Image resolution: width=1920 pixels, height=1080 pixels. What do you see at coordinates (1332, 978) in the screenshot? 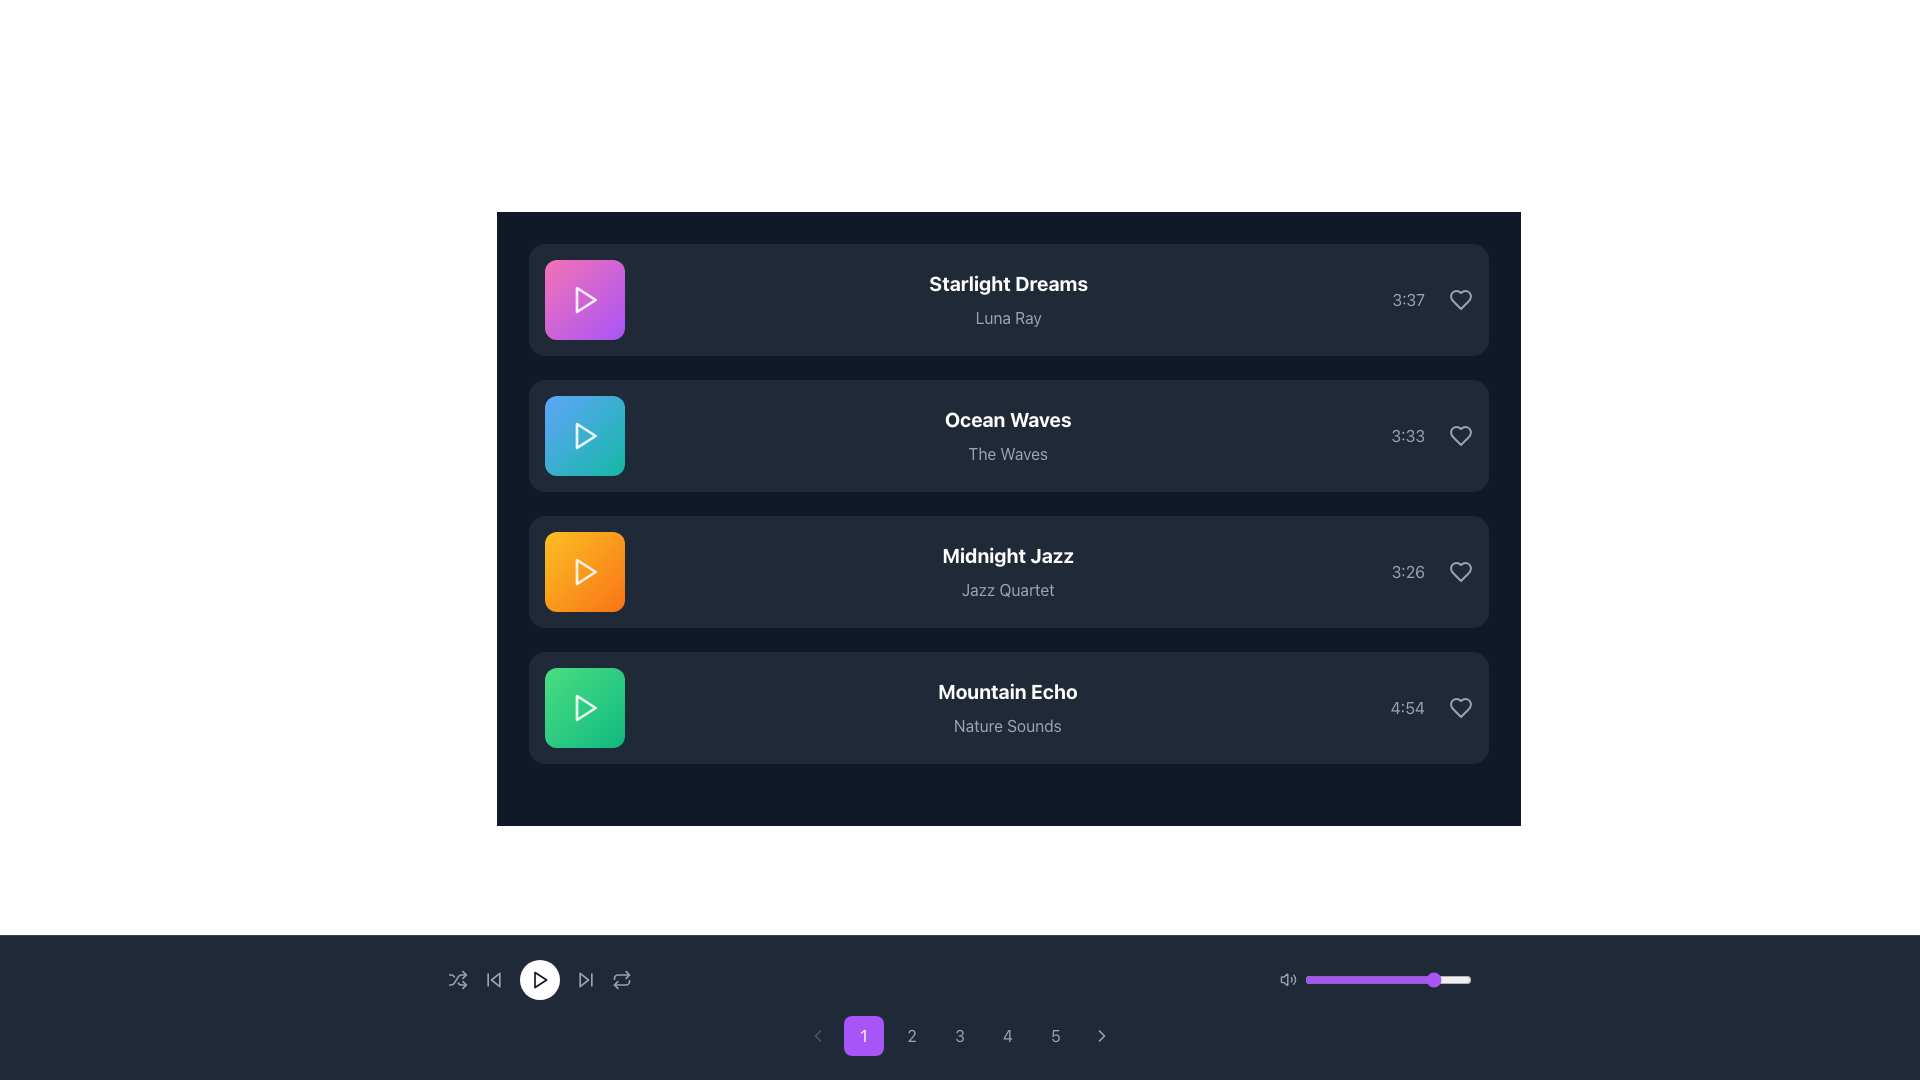
I see `the slider value` at bounding box center [1332, 978].